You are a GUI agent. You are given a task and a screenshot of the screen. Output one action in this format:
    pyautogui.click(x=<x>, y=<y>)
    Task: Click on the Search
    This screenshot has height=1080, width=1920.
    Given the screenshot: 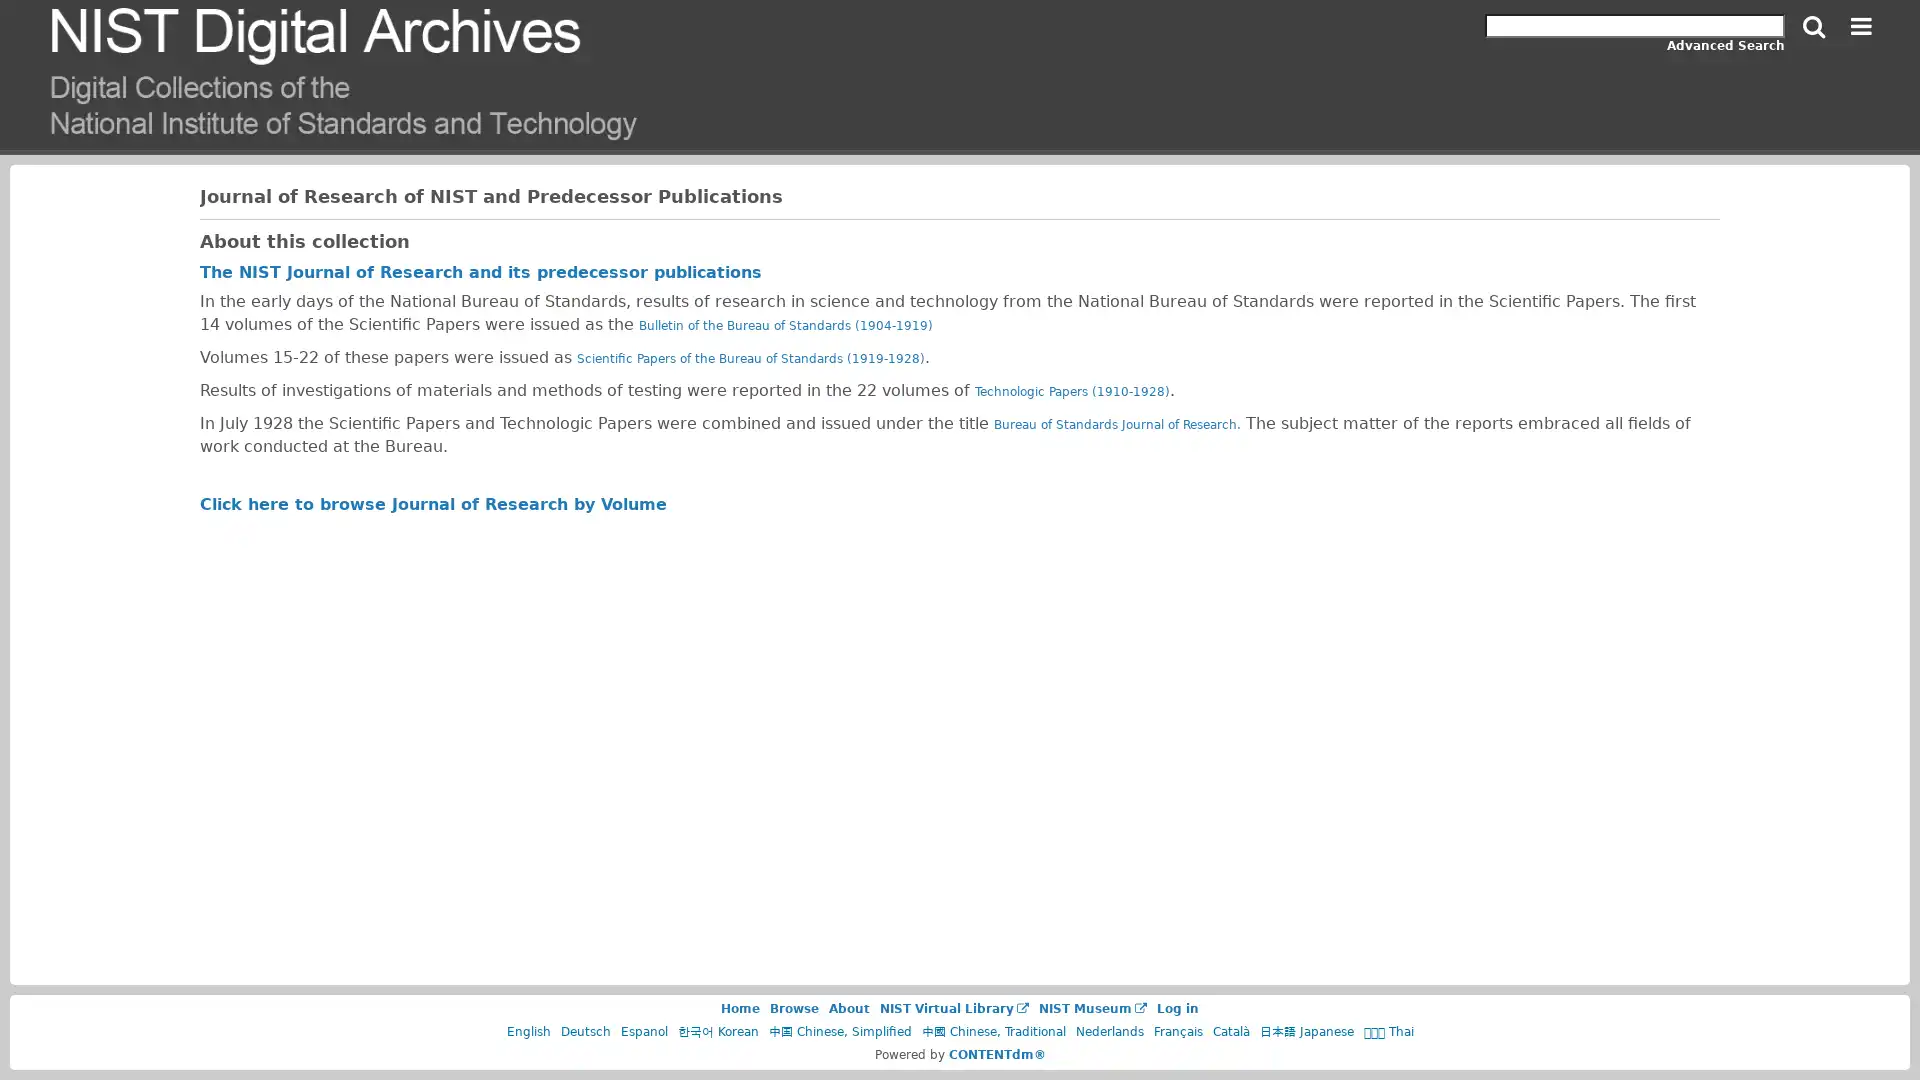 What is the action you would take?
    pyautogui.click(x=1814, y=27)
    